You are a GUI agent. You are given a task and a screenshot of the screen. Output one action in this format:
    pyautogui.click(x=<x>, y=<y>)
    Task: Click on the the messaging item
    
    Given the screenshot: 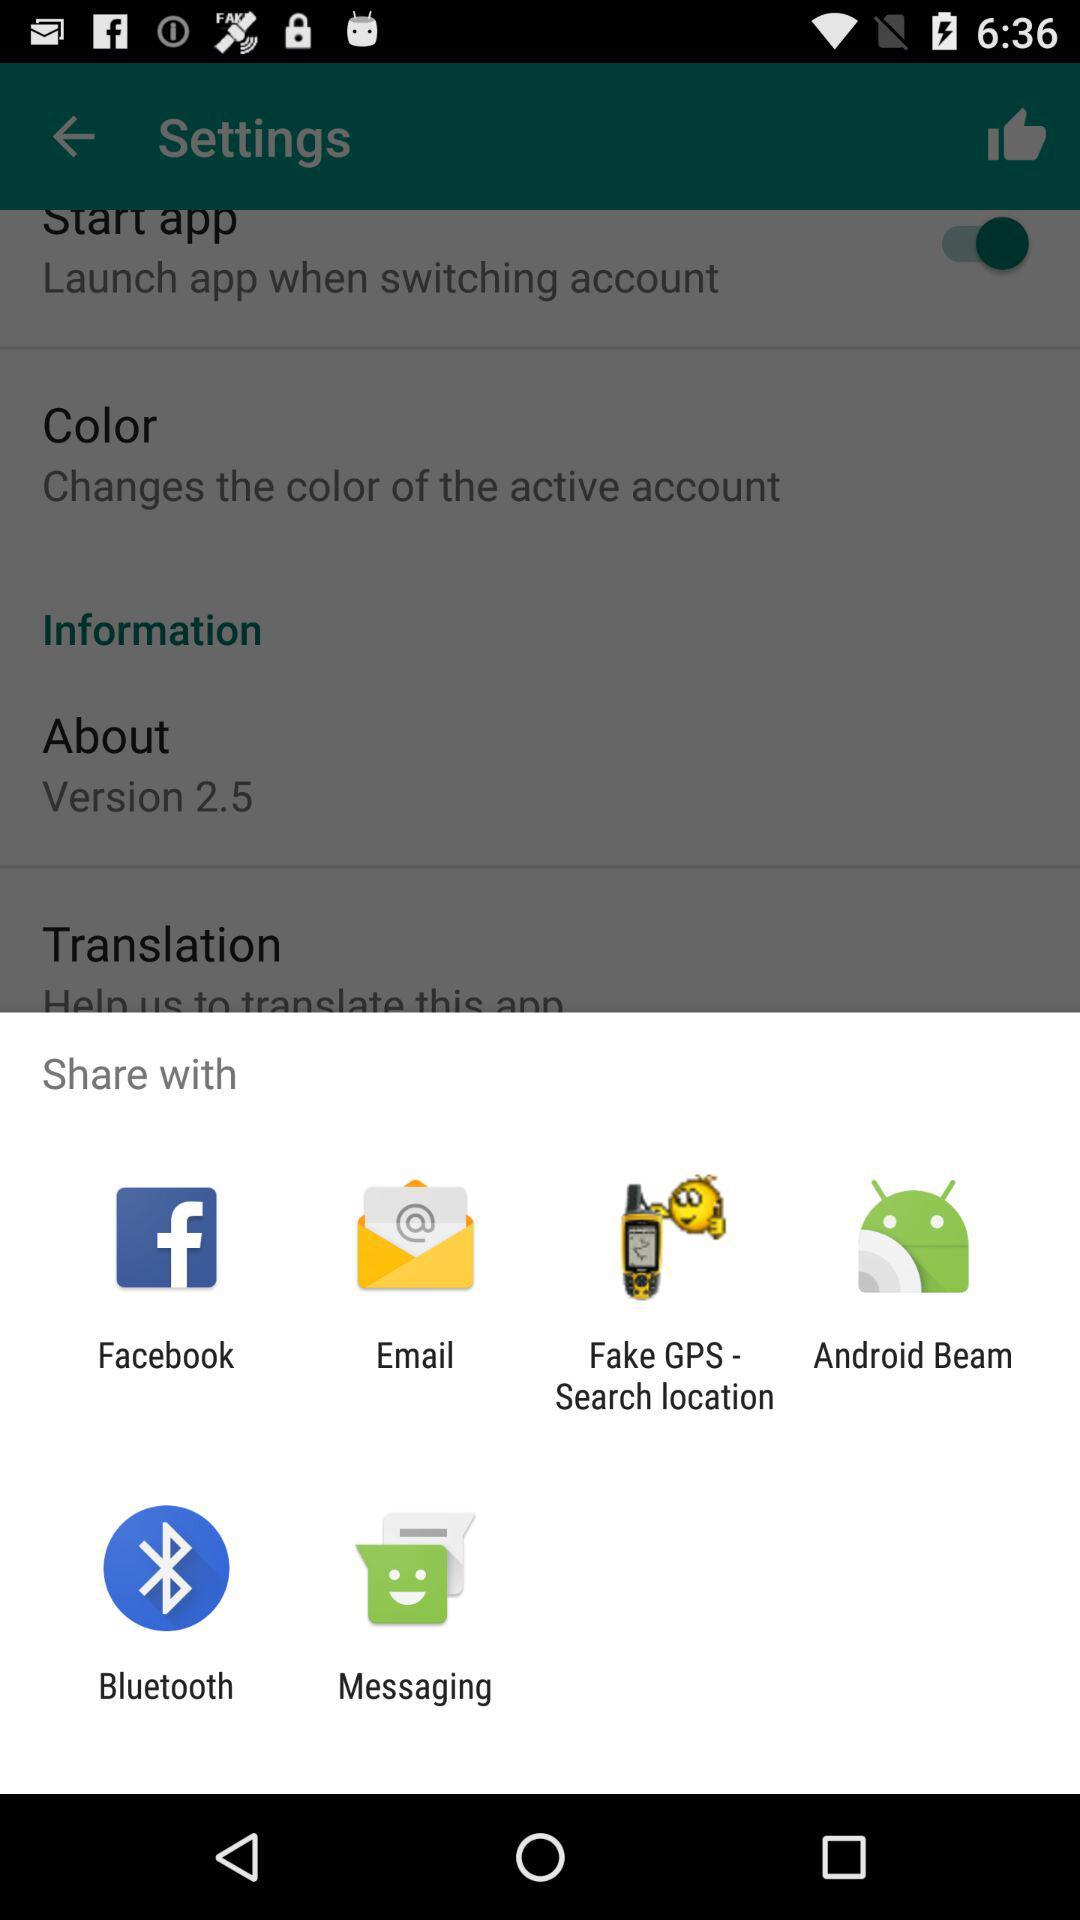 What is the action you would take?
    pyautogui.click(x=414, y=1705)
    